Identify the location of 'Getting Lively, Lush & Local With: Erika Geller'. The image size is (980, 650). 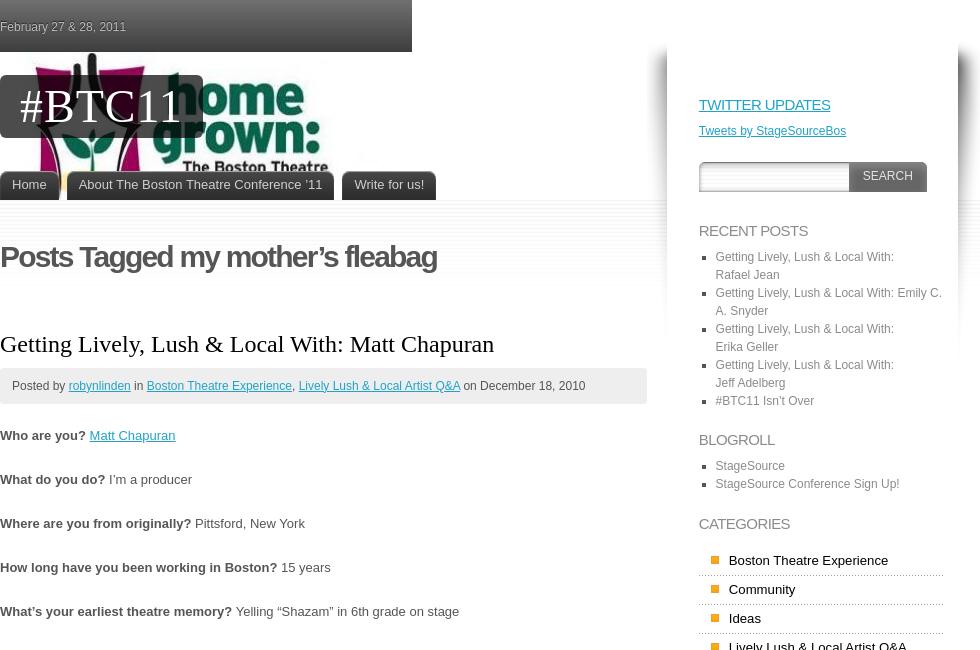
(804, 336).